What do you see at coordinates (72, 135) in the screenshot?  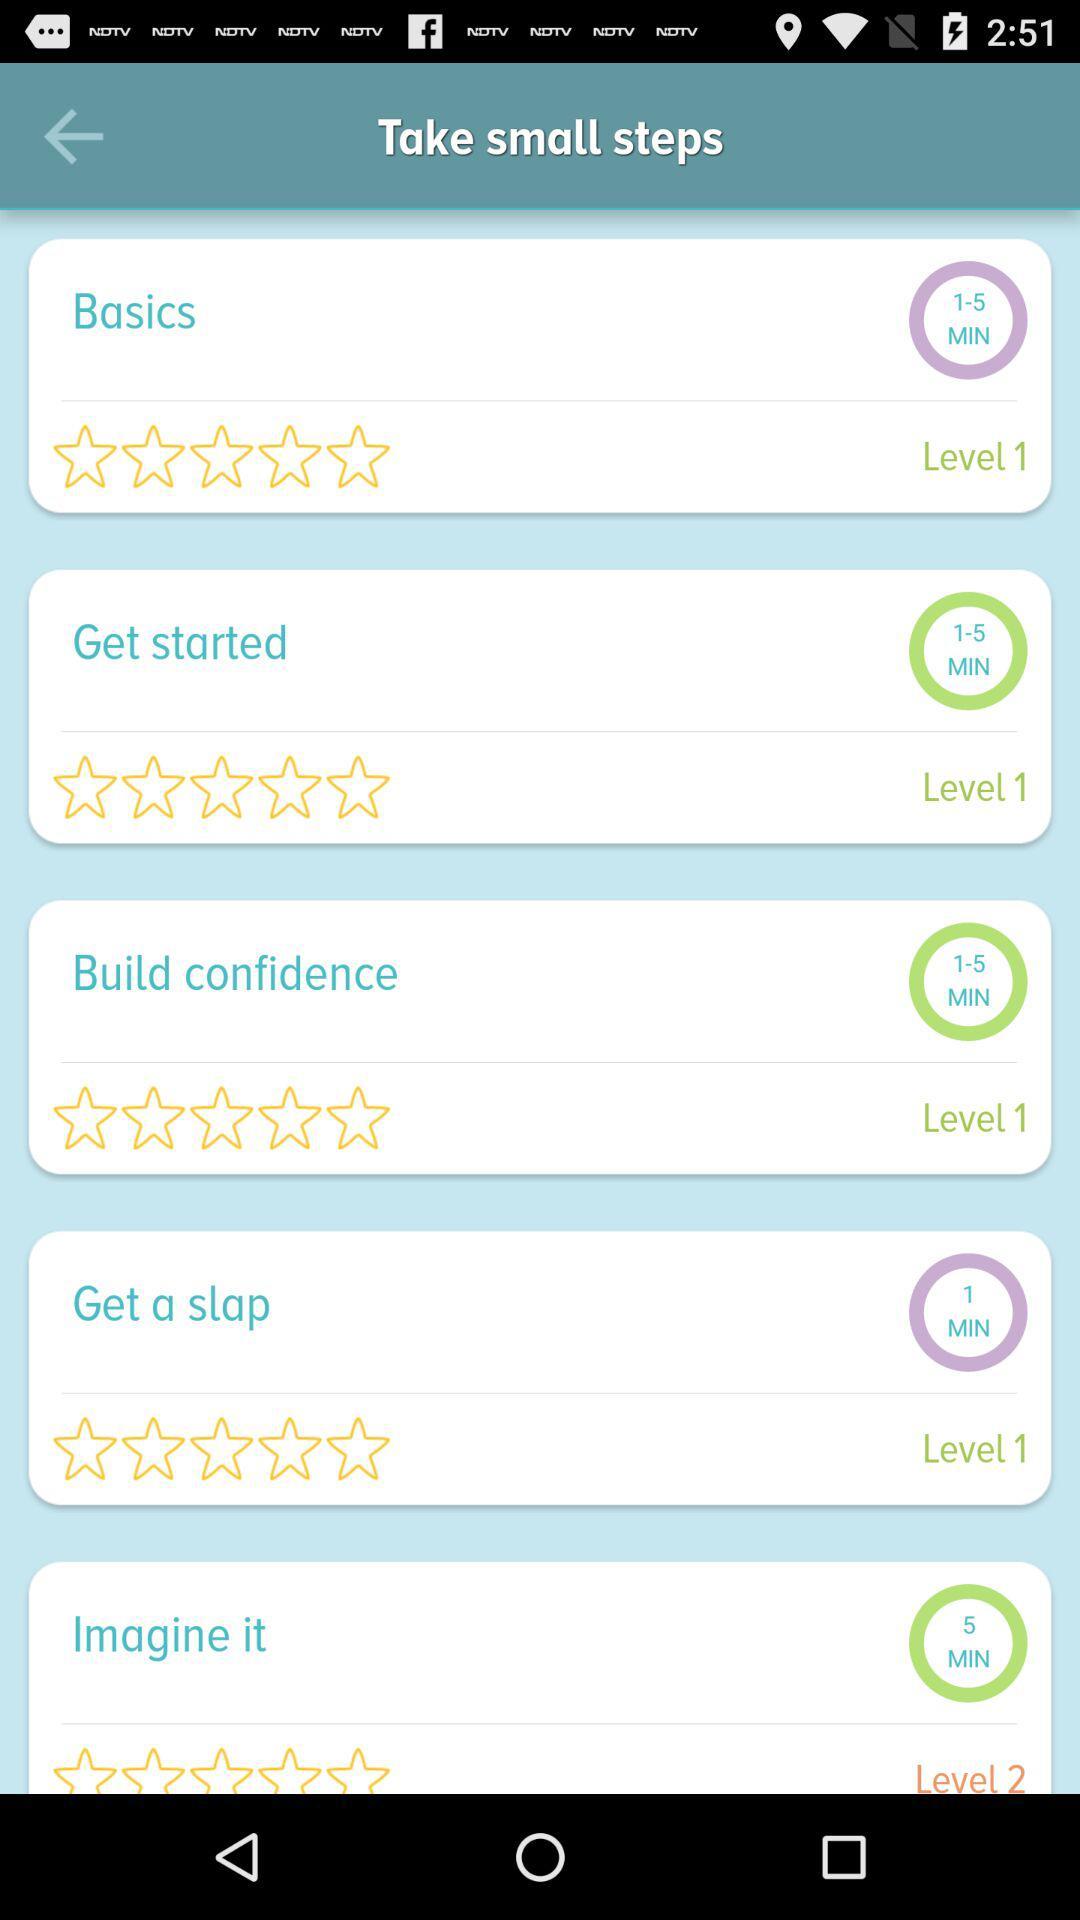 I see `the icon above the basics` at bounding box center [72, 135].